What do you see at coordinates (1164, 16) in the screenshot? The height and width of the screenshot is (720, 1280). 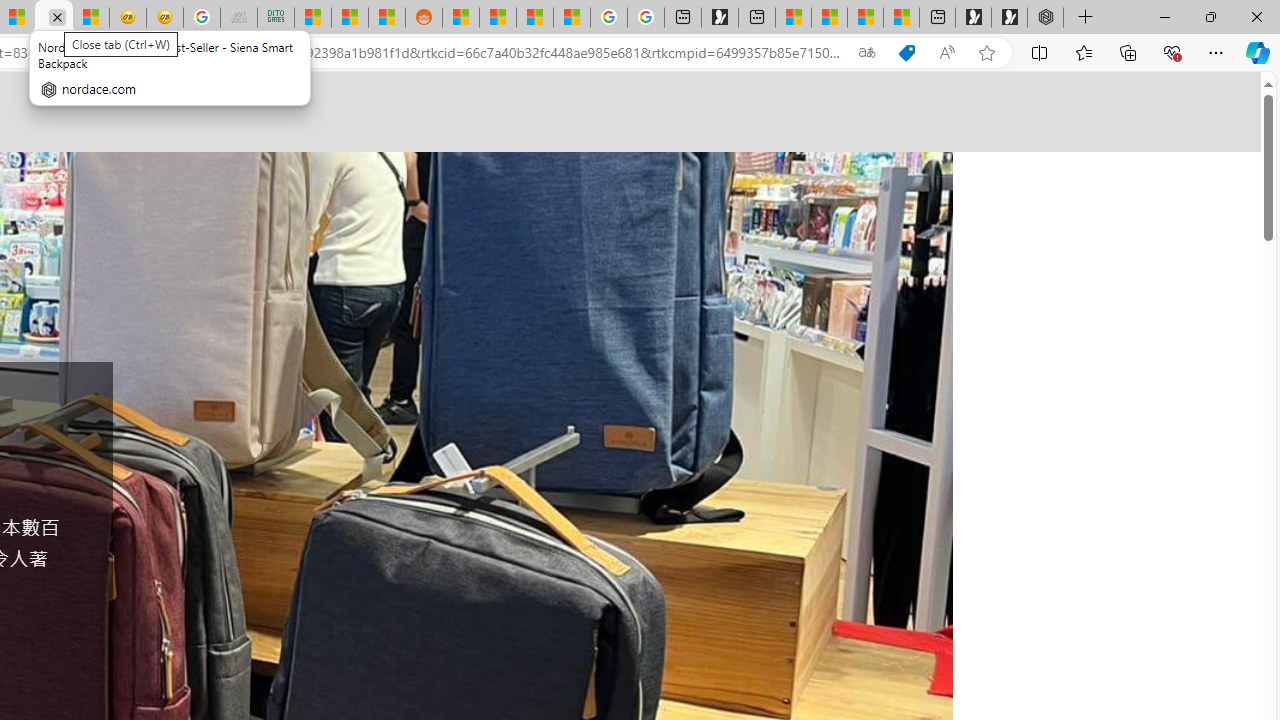 I see `'Minimize'` at bounding box center [1164, 16].